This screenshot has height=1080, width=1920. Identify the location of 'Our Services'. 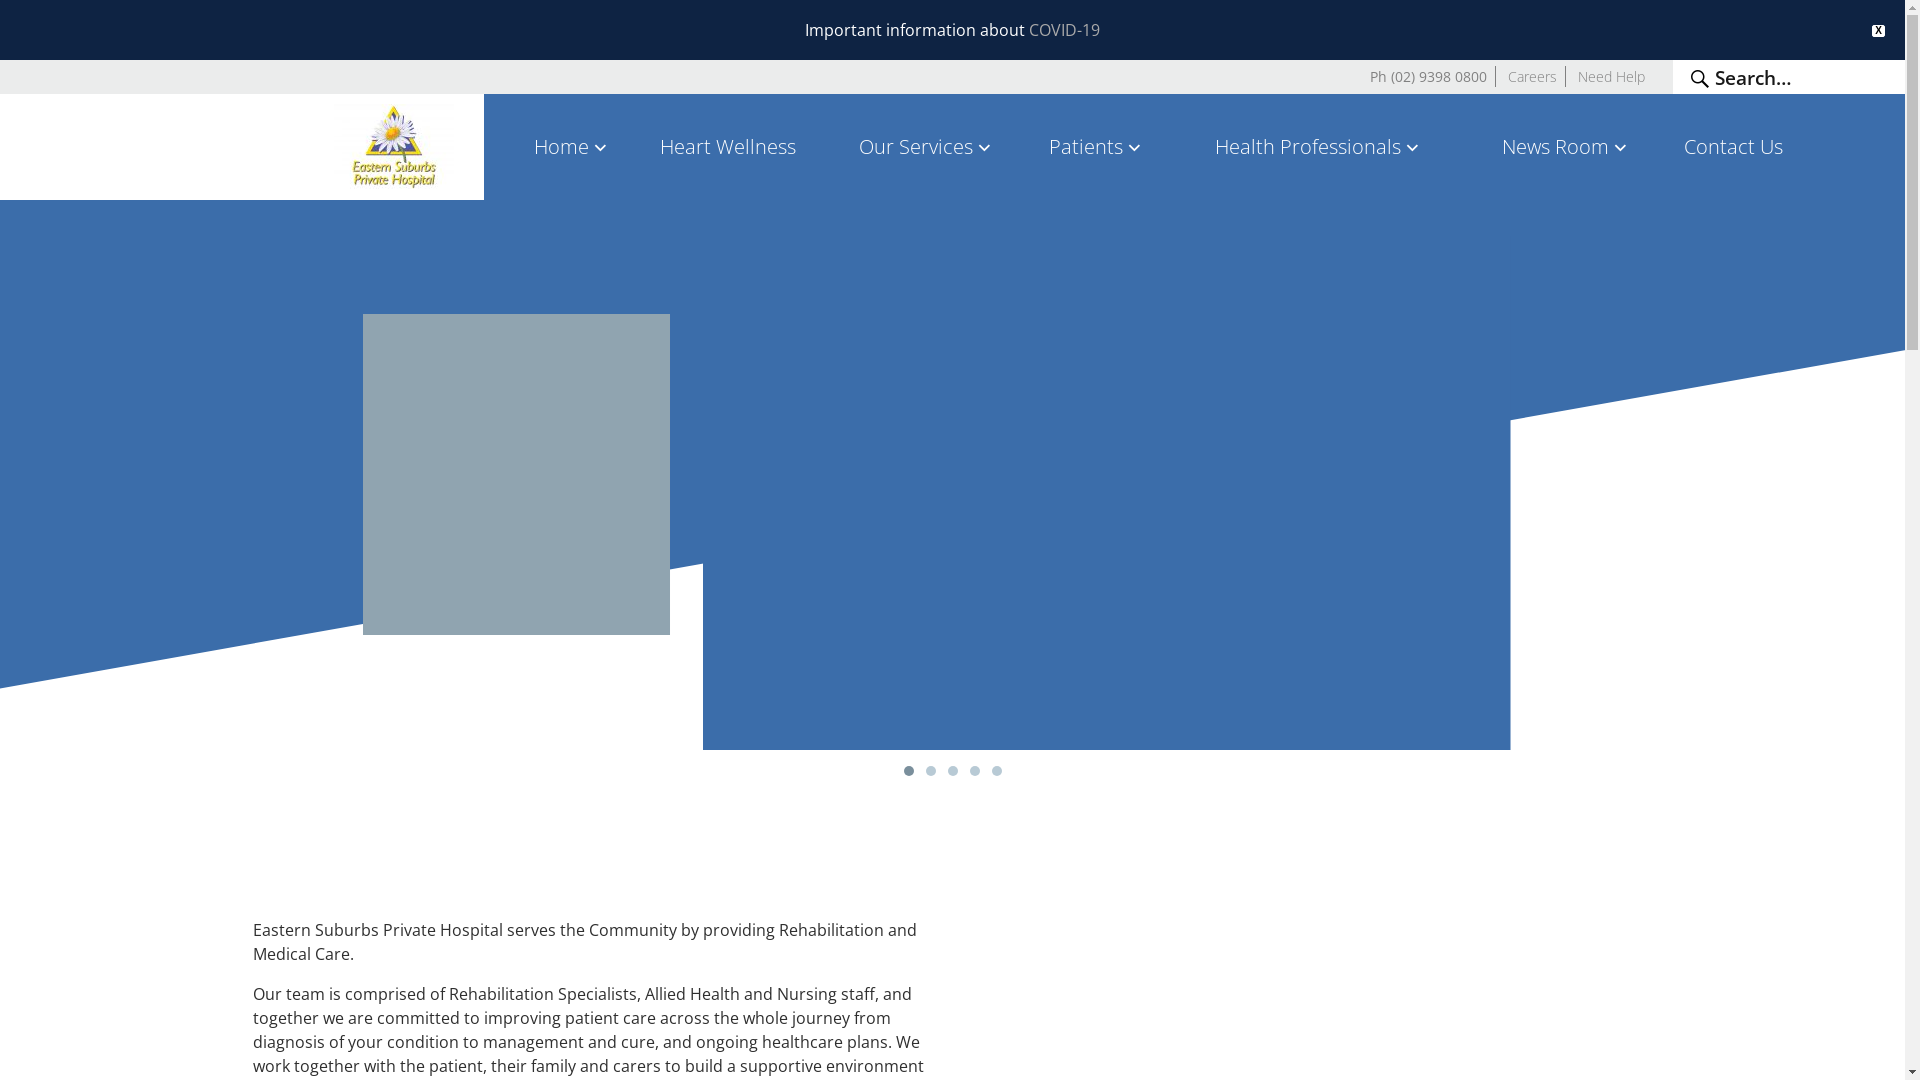
(828, 145).